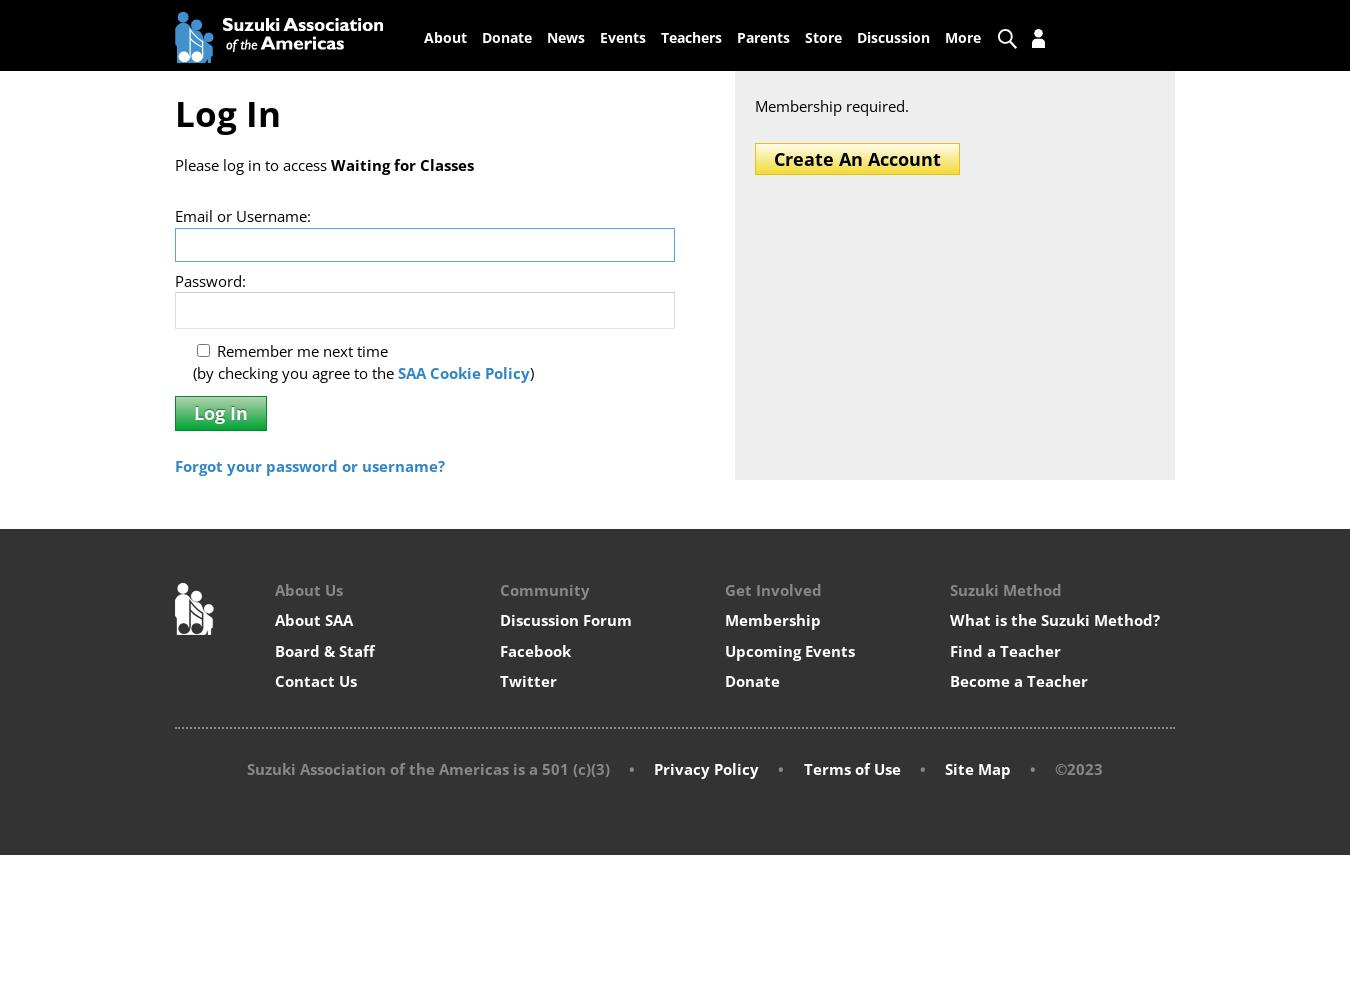 Image resolution: width=1350 pixels, height=1000 pixels. Describe the element at coordinates (211, 349) in the screenshot. I see `'Remember me next time'` at that location.